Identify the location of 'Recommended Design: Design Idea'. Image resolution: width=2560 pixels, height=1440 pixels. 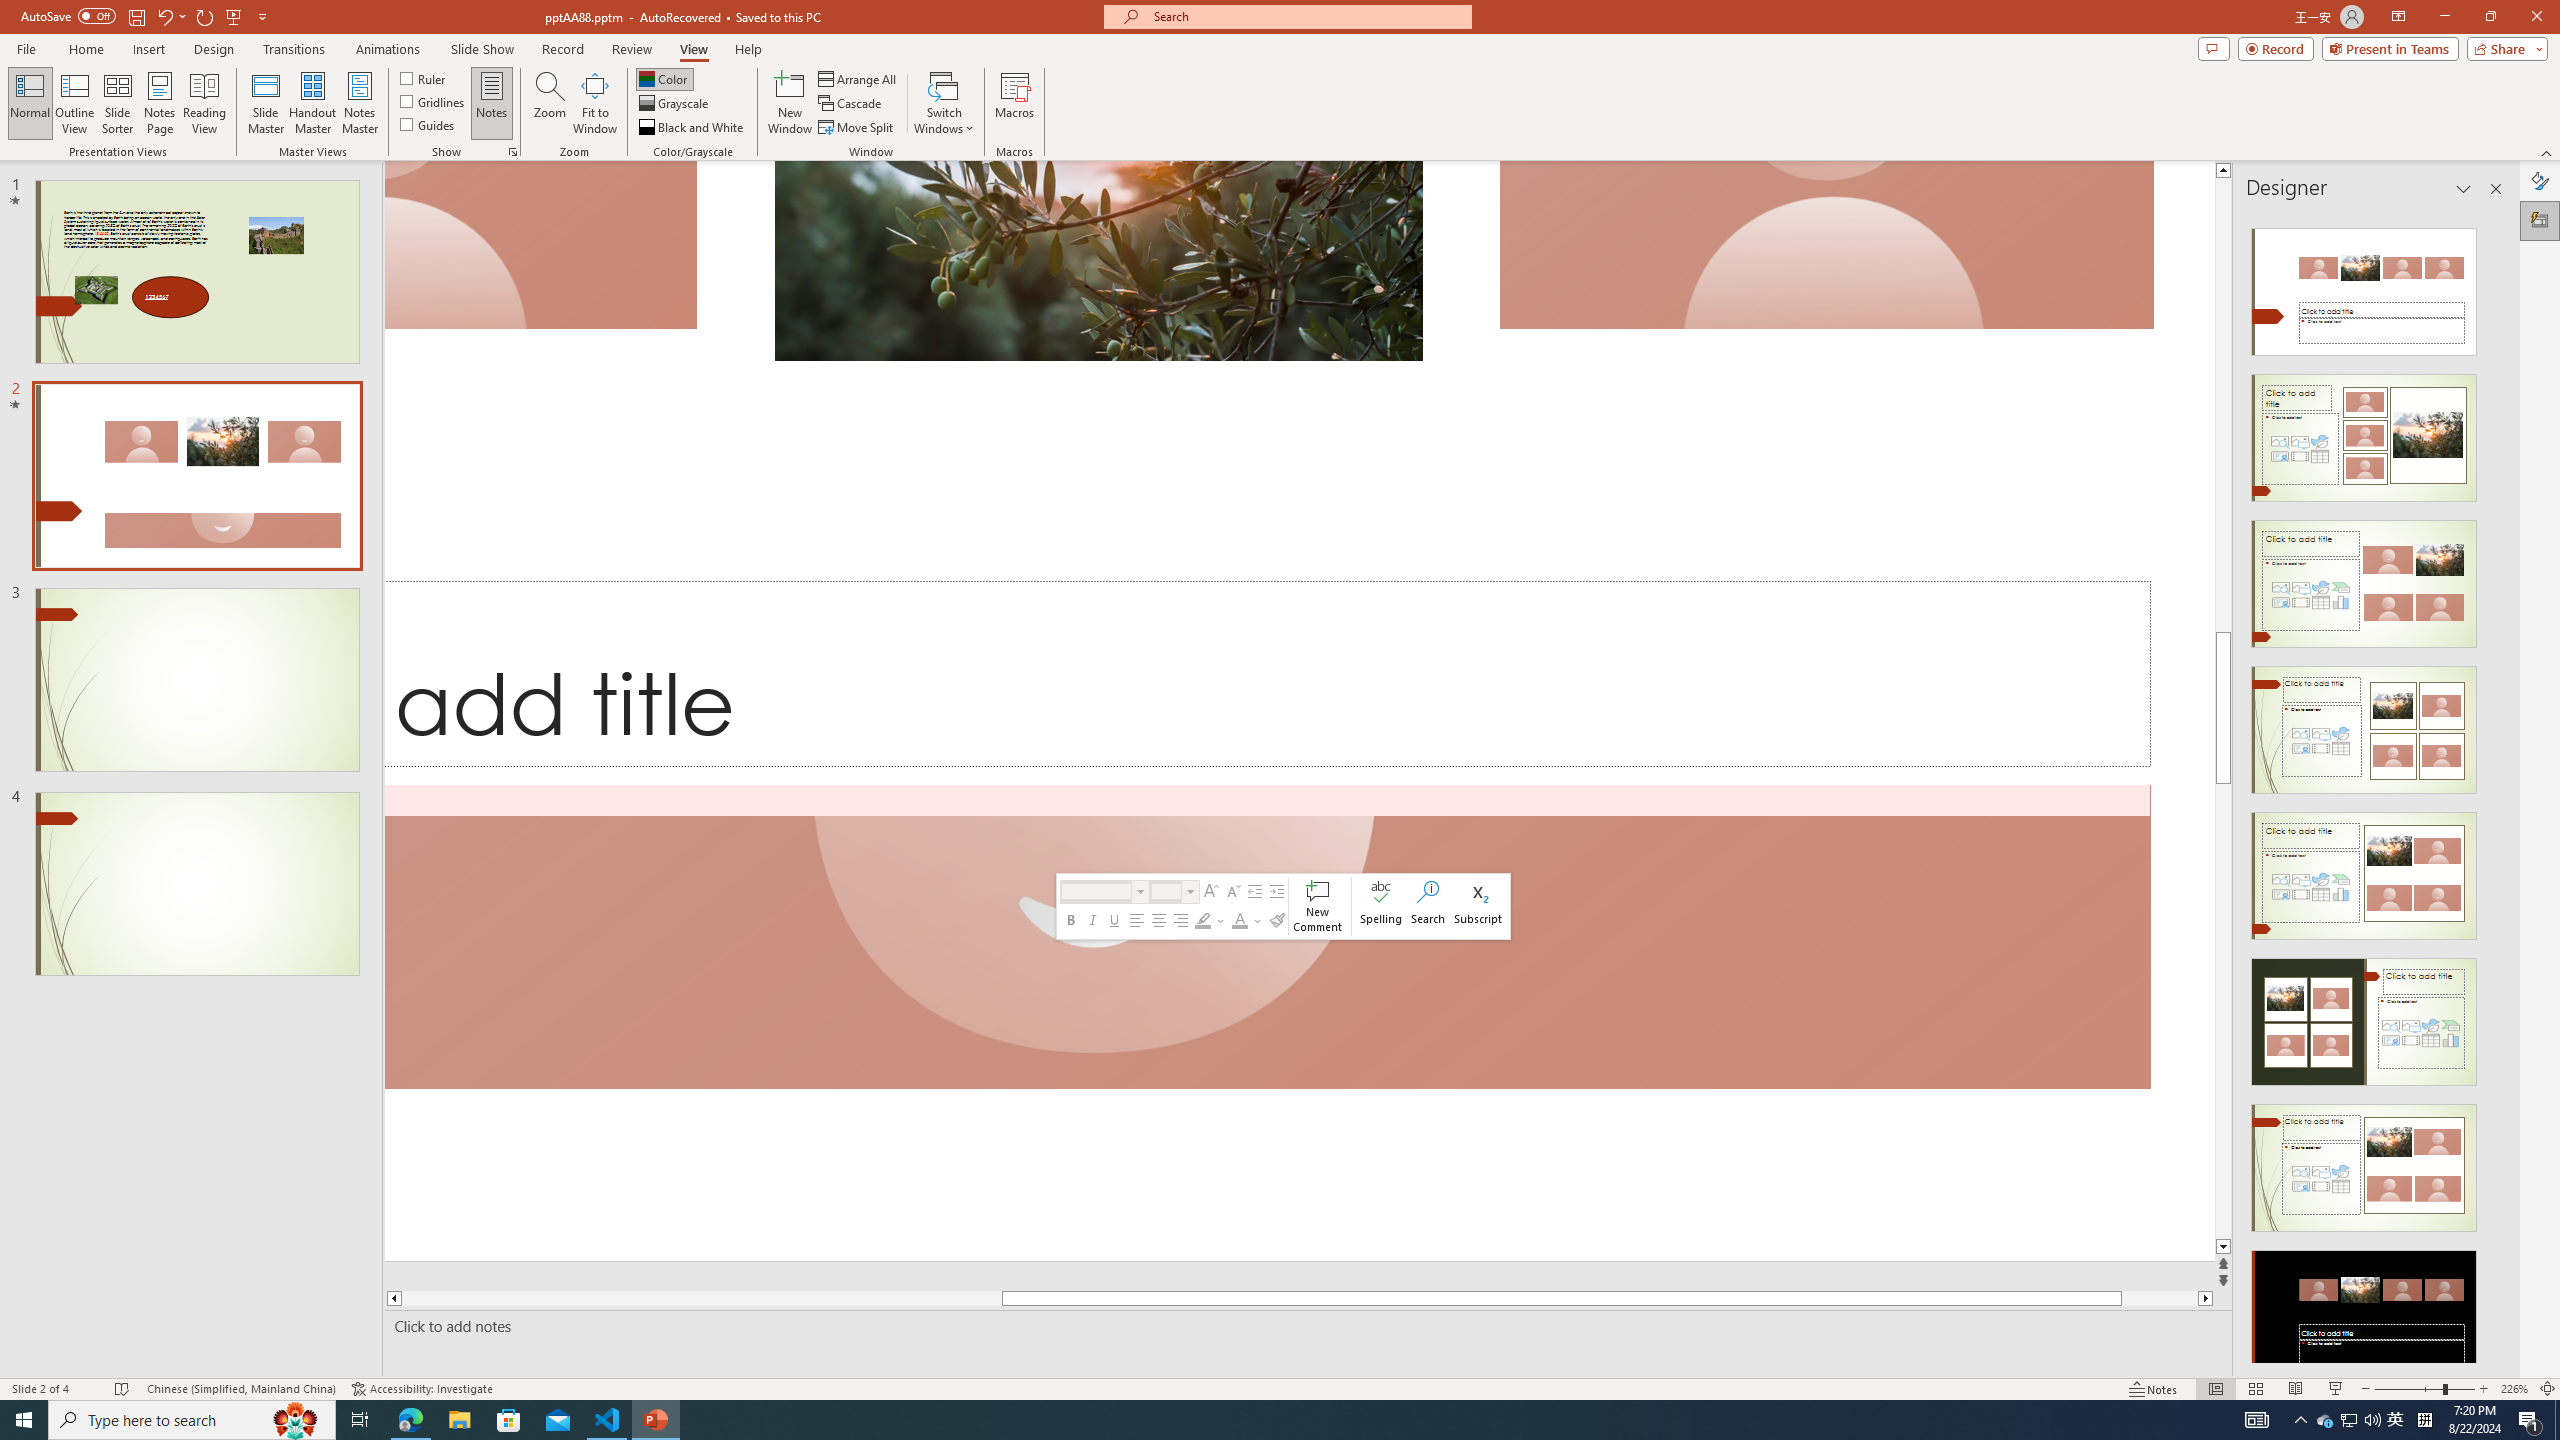
(2364, 284).